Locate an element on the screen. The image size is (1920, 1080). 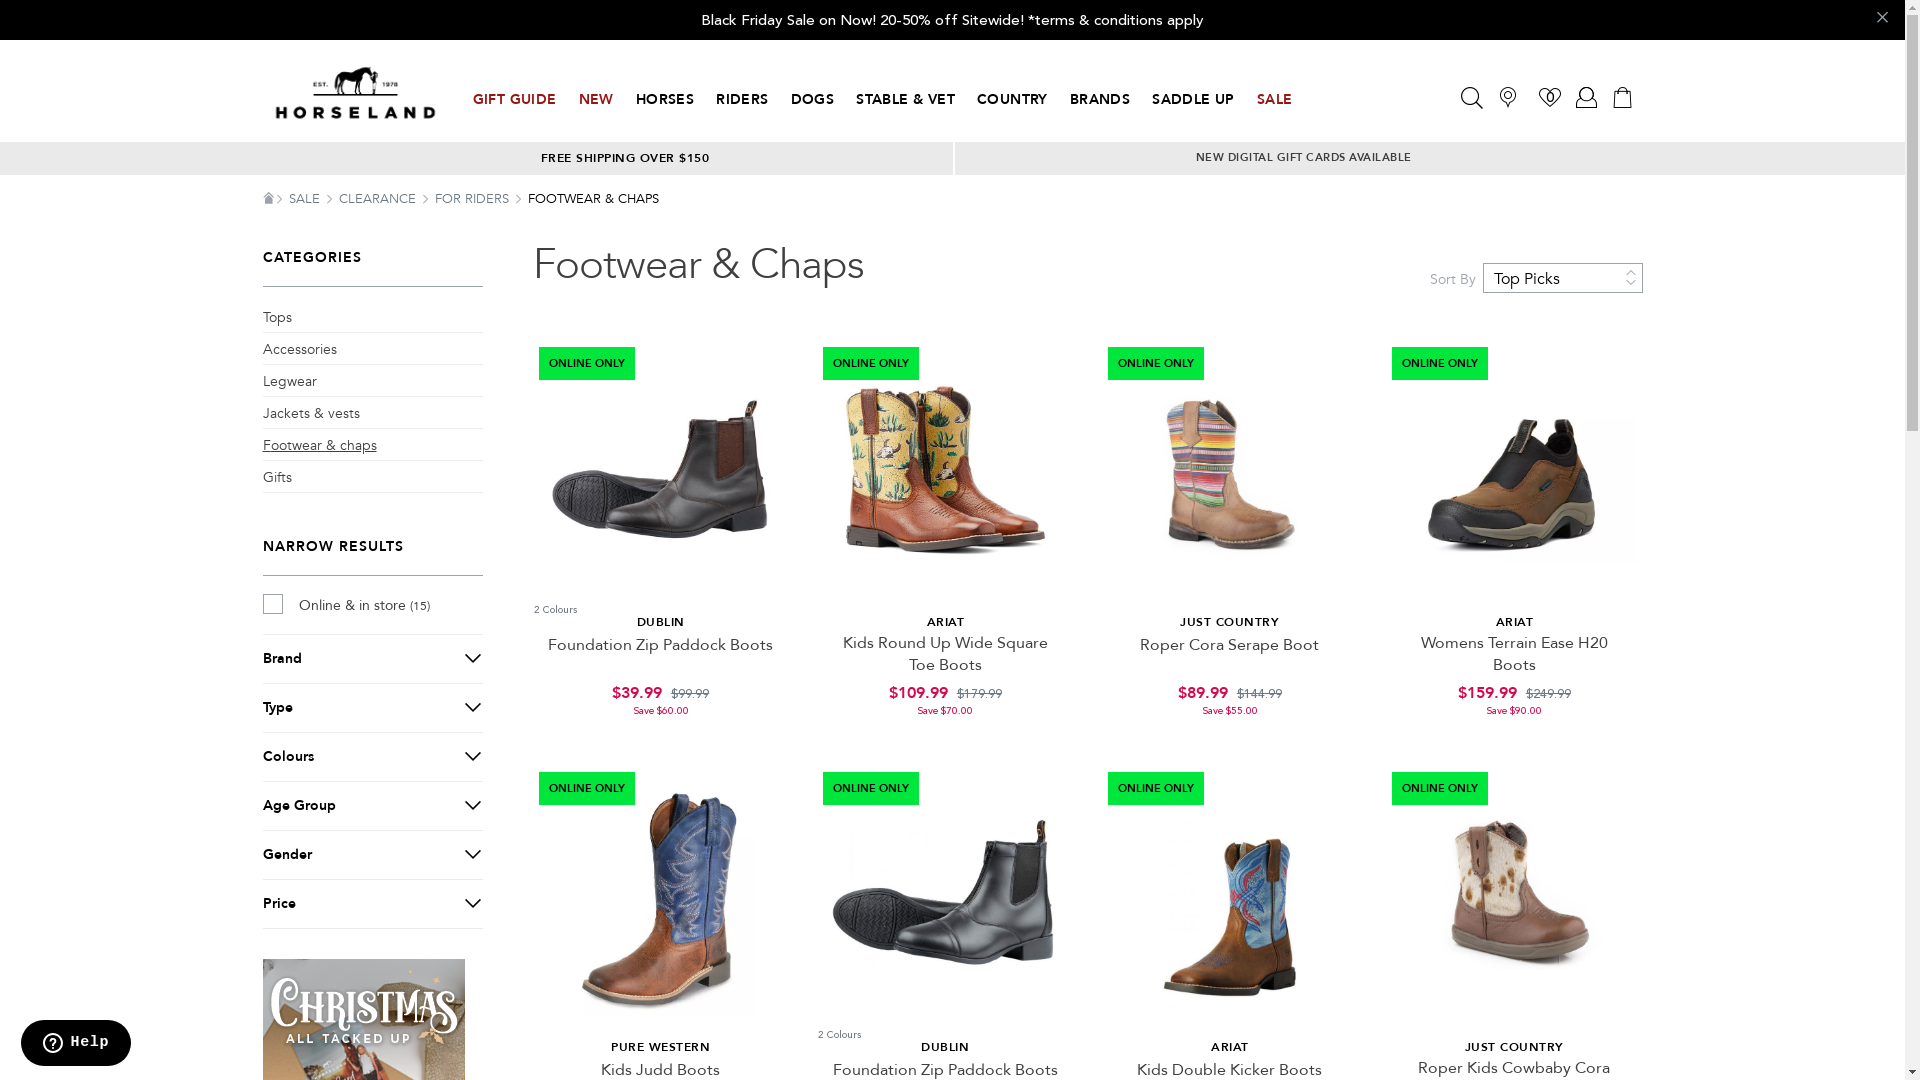
'SALE' is located at coordinates (287, 199).